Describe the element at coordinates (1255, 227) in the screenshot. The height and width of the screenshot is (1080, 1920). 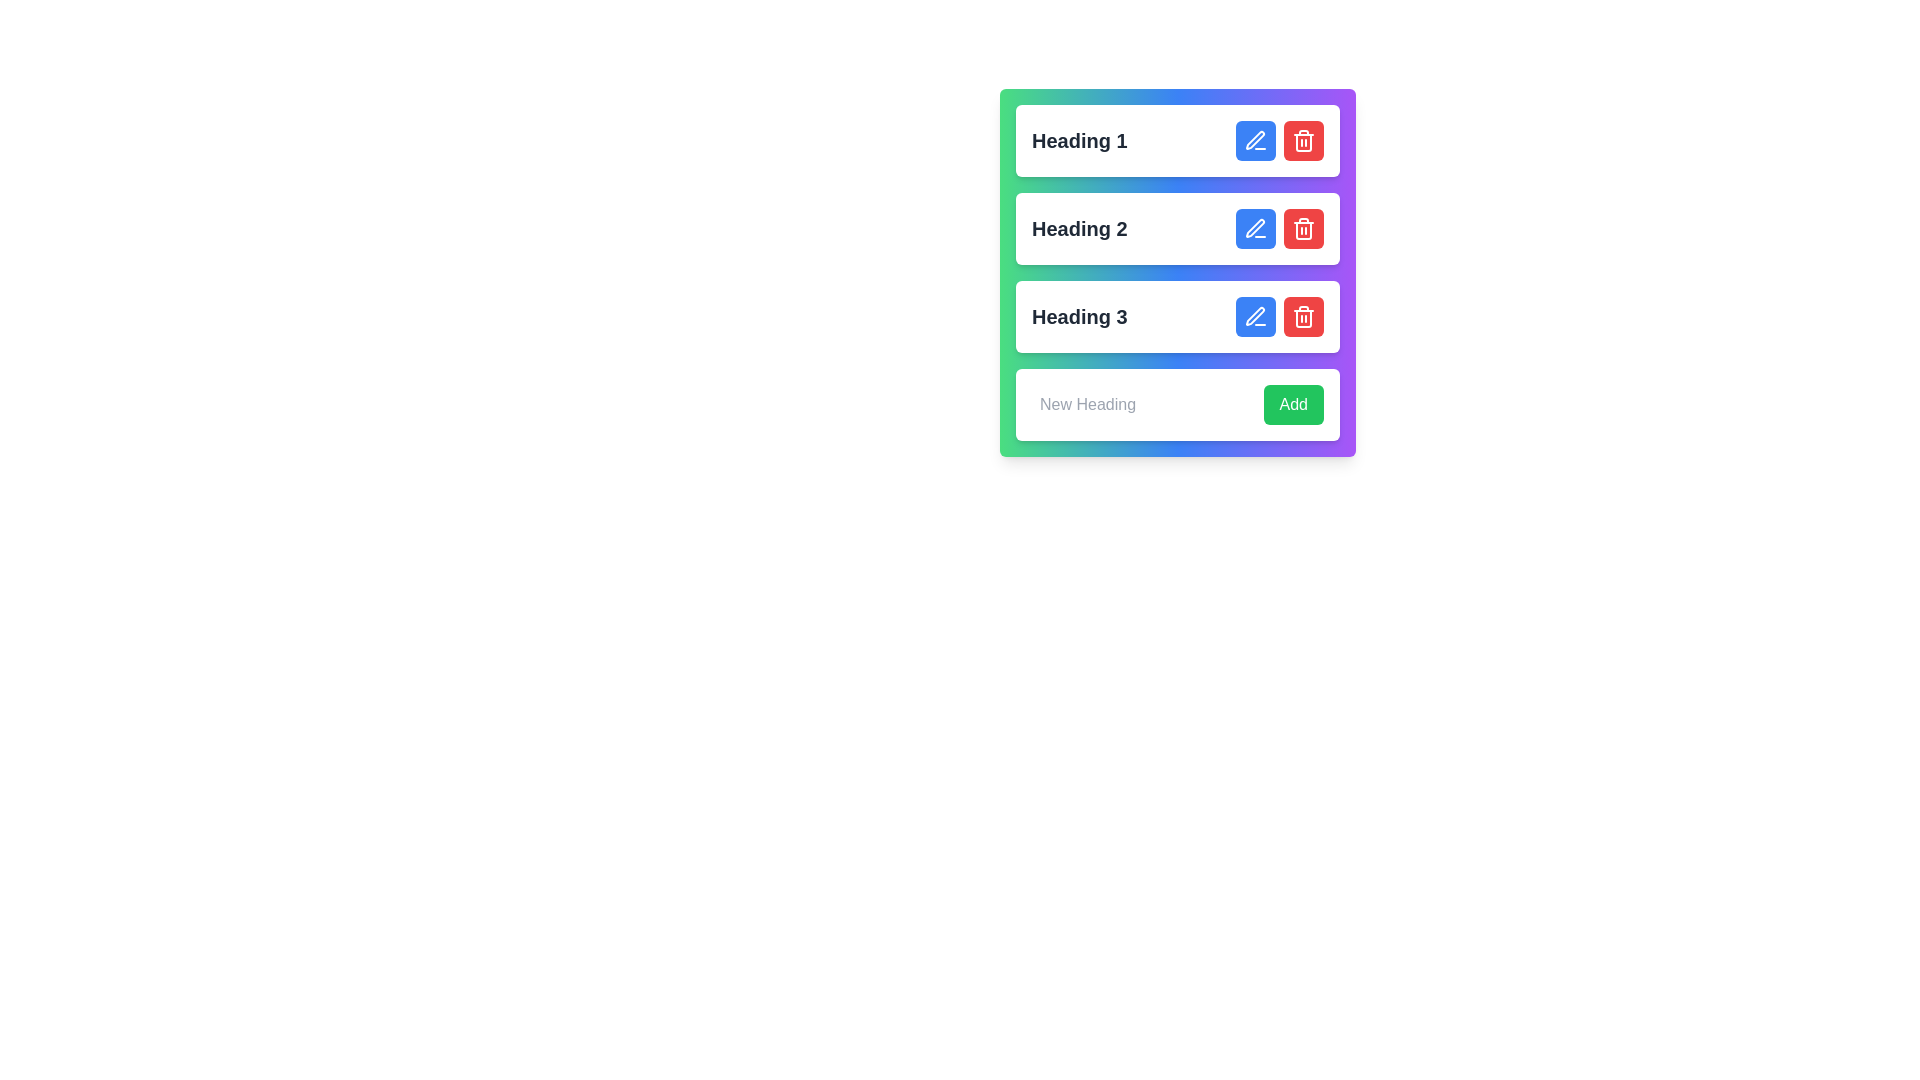
I see `the edit icon button` at that location.